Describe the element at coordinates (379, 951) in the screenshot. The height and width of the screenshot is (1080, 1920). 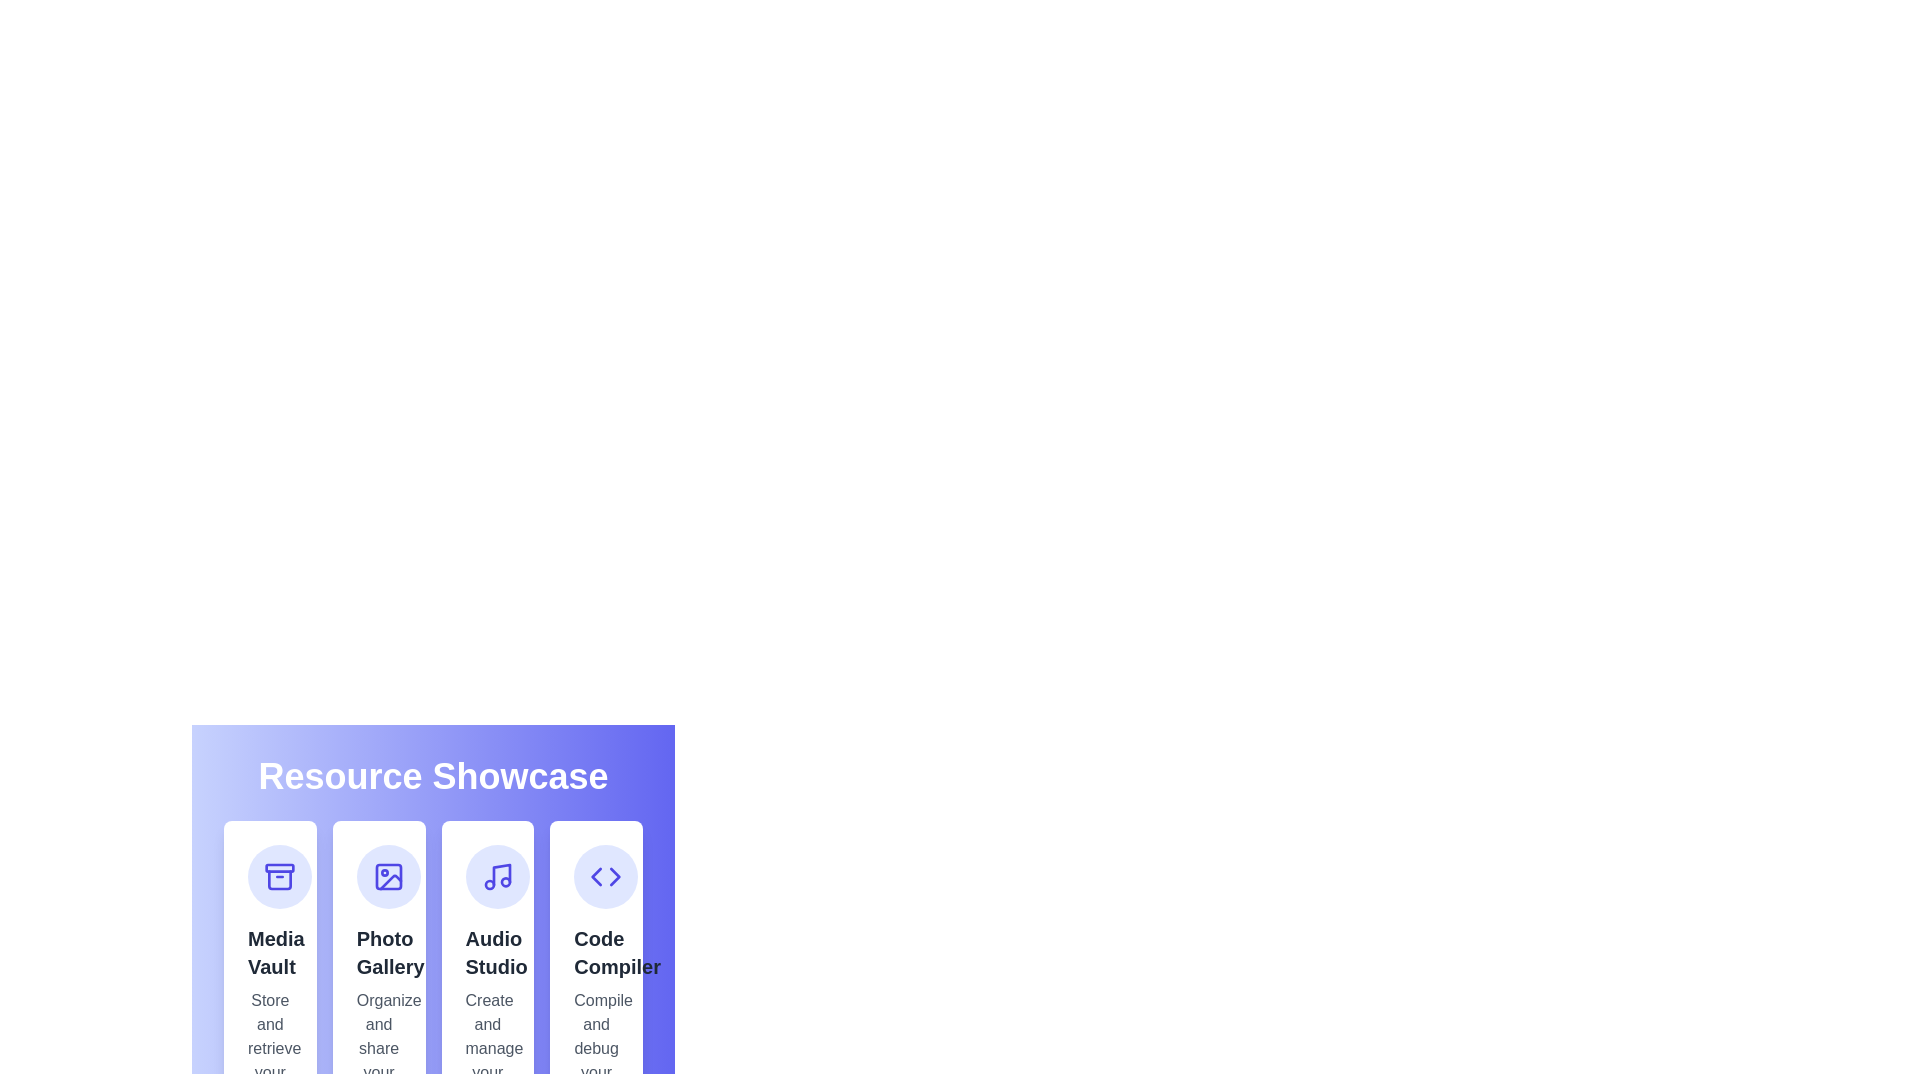
I see `the 'Photo Gallery' text label, which is a bold, large font component in dark gray color, positioned within the second card of features, centered between the icon and descriptive text` at that location.